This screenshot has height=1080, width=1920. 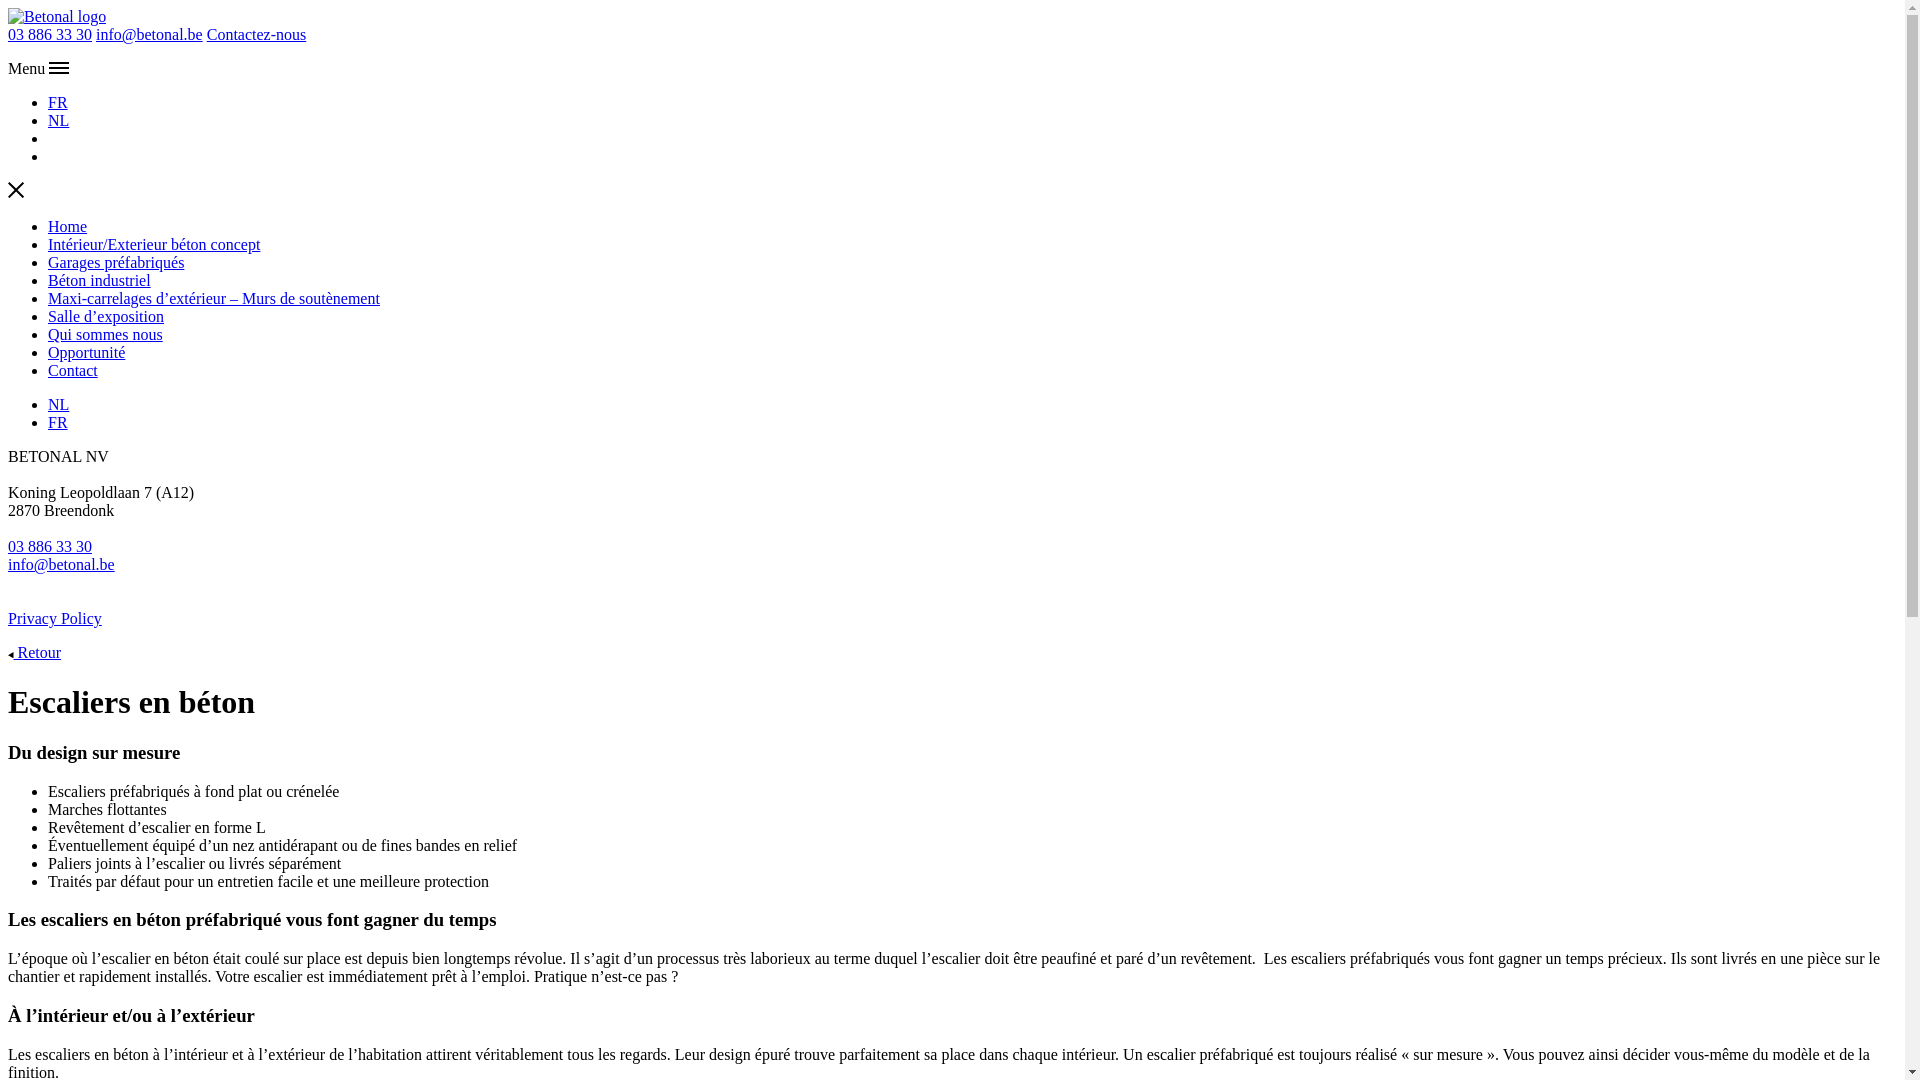 I want to click on 'Home', so click(x=67, y=225).